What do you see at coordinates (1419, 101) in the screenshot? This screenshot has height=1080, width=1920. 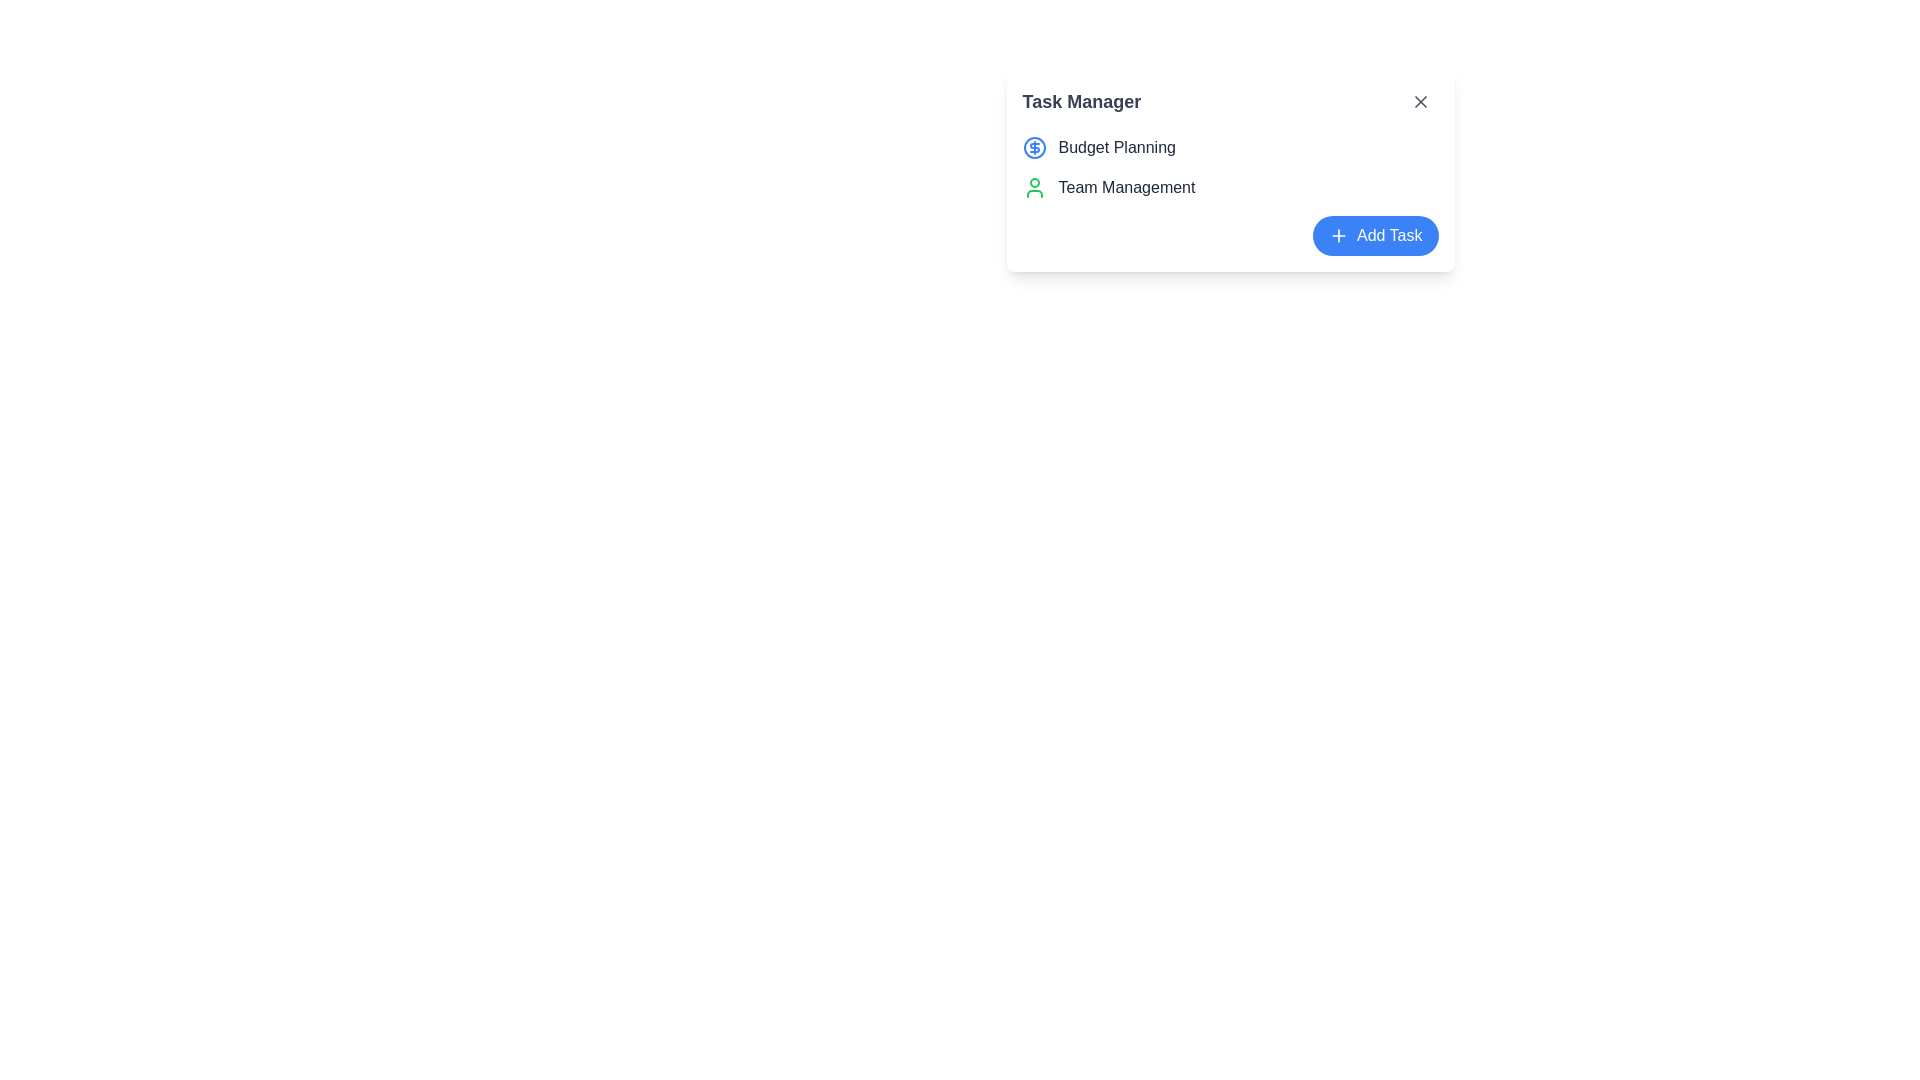 I see `the close icon located at the top-right corner of the 'Task Manager' card` at bounding box center [1419, 101].